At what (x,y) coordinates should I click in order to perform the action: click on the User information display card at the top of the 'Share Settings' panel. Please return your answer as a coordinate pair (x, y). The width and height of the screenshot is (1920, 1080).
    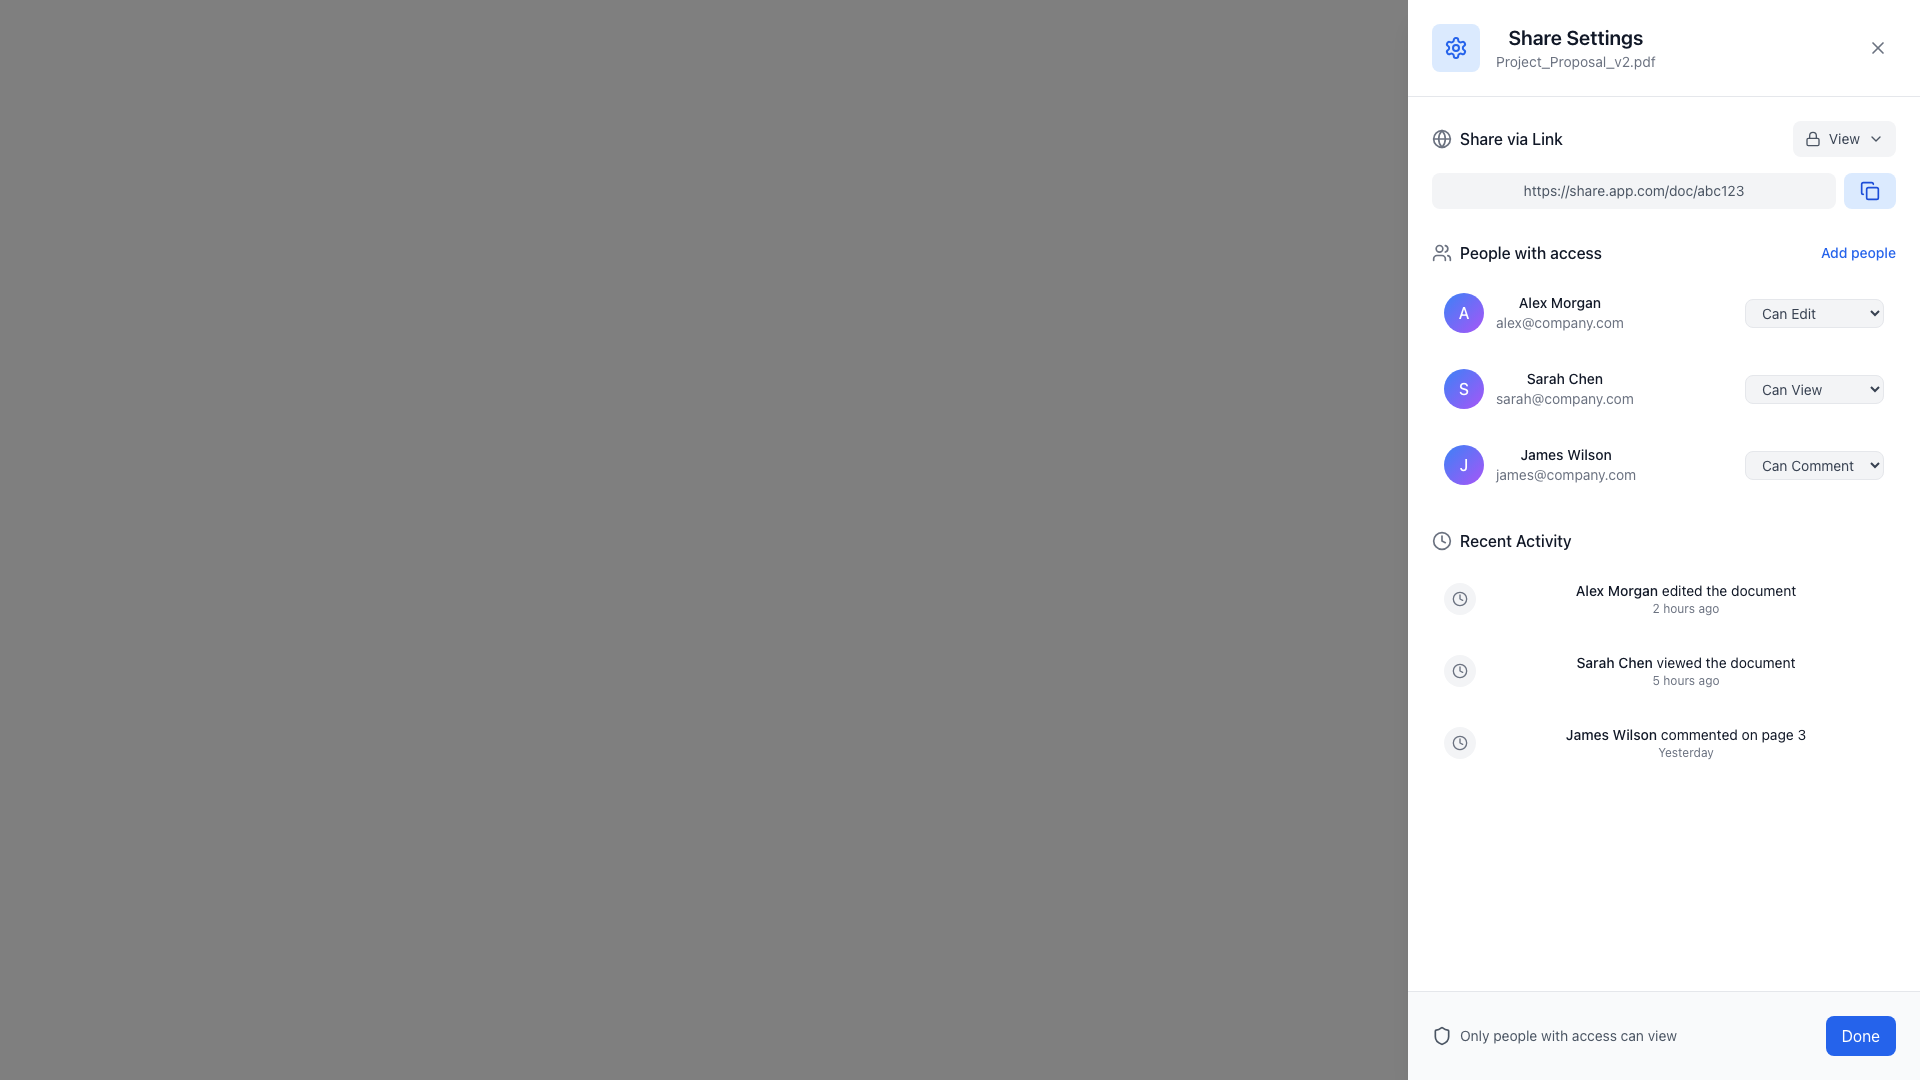
    Looking at the image, I should click on (1533, 312).